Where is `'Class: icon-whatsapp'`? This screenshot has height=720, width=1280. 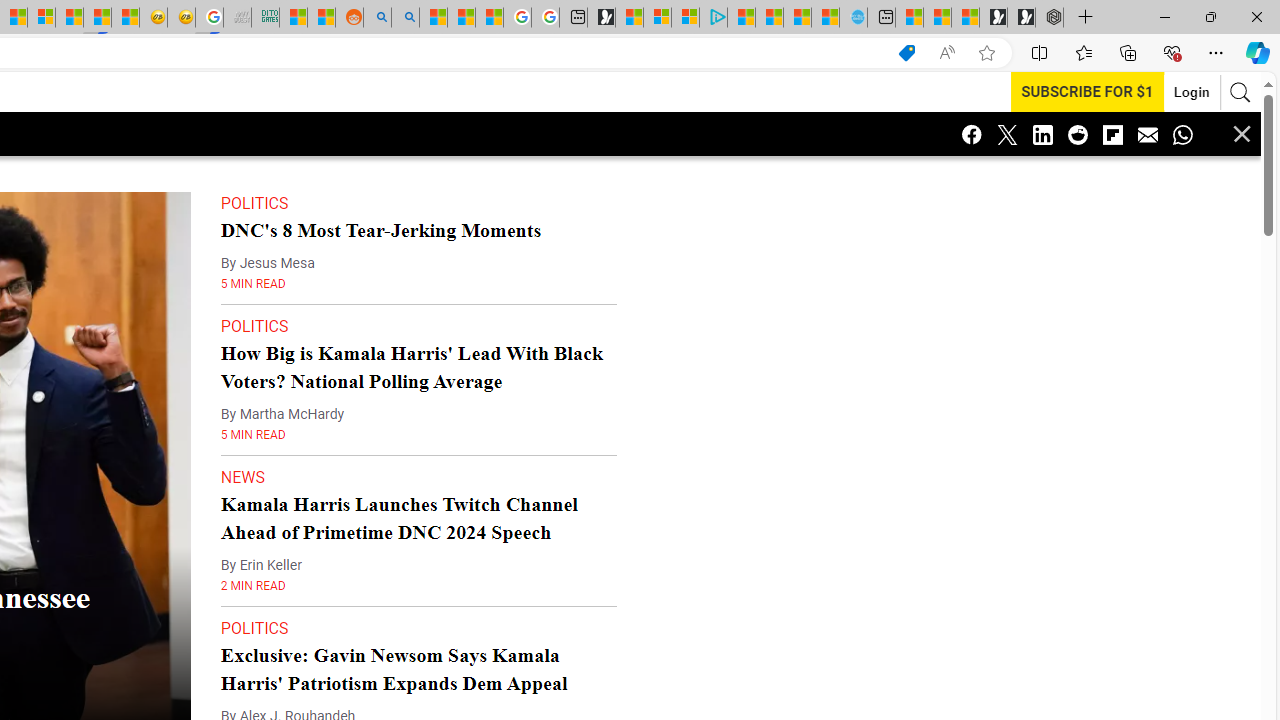
'Class: icon-whatsapp' is located at coordinates (1182, 133).